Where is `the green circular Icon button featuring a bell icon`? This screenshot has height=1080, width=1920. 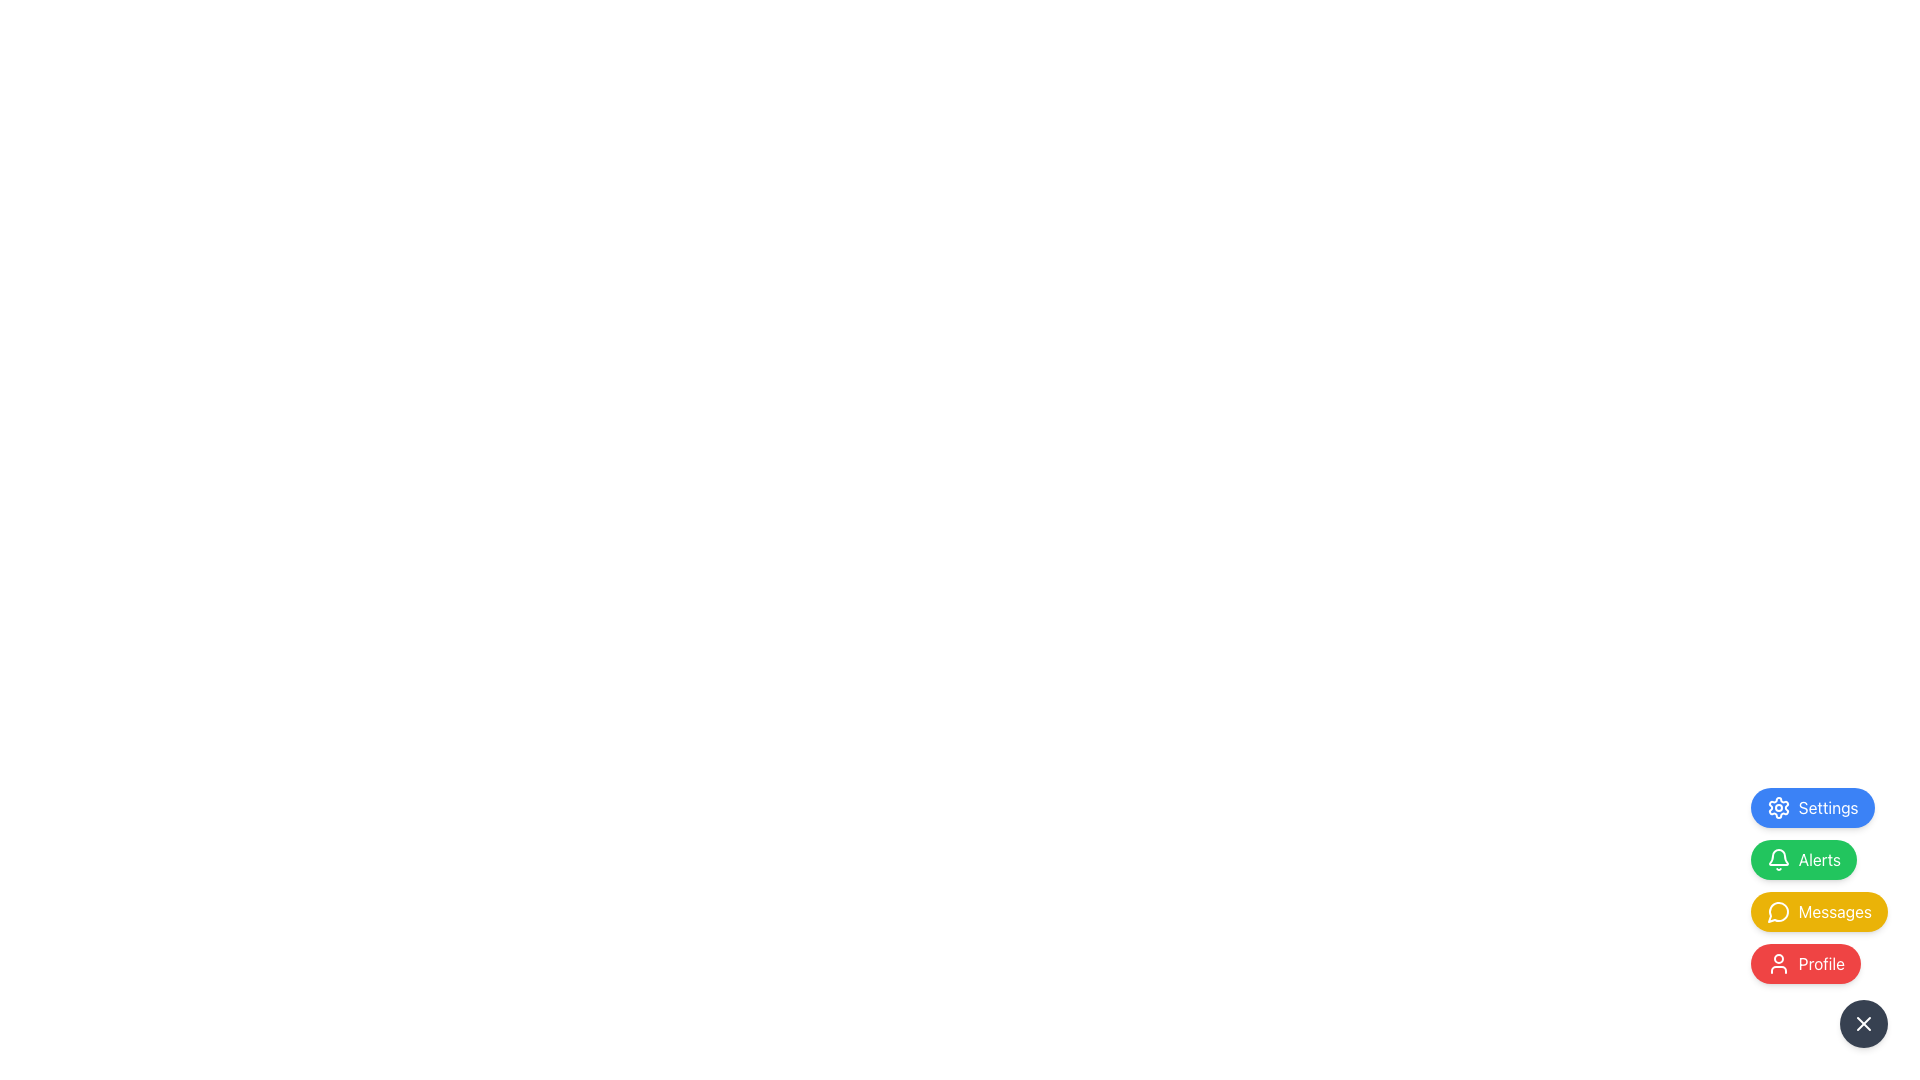
the green circular Icon button featuring a bell icon is located at coordinates (1778, 856).